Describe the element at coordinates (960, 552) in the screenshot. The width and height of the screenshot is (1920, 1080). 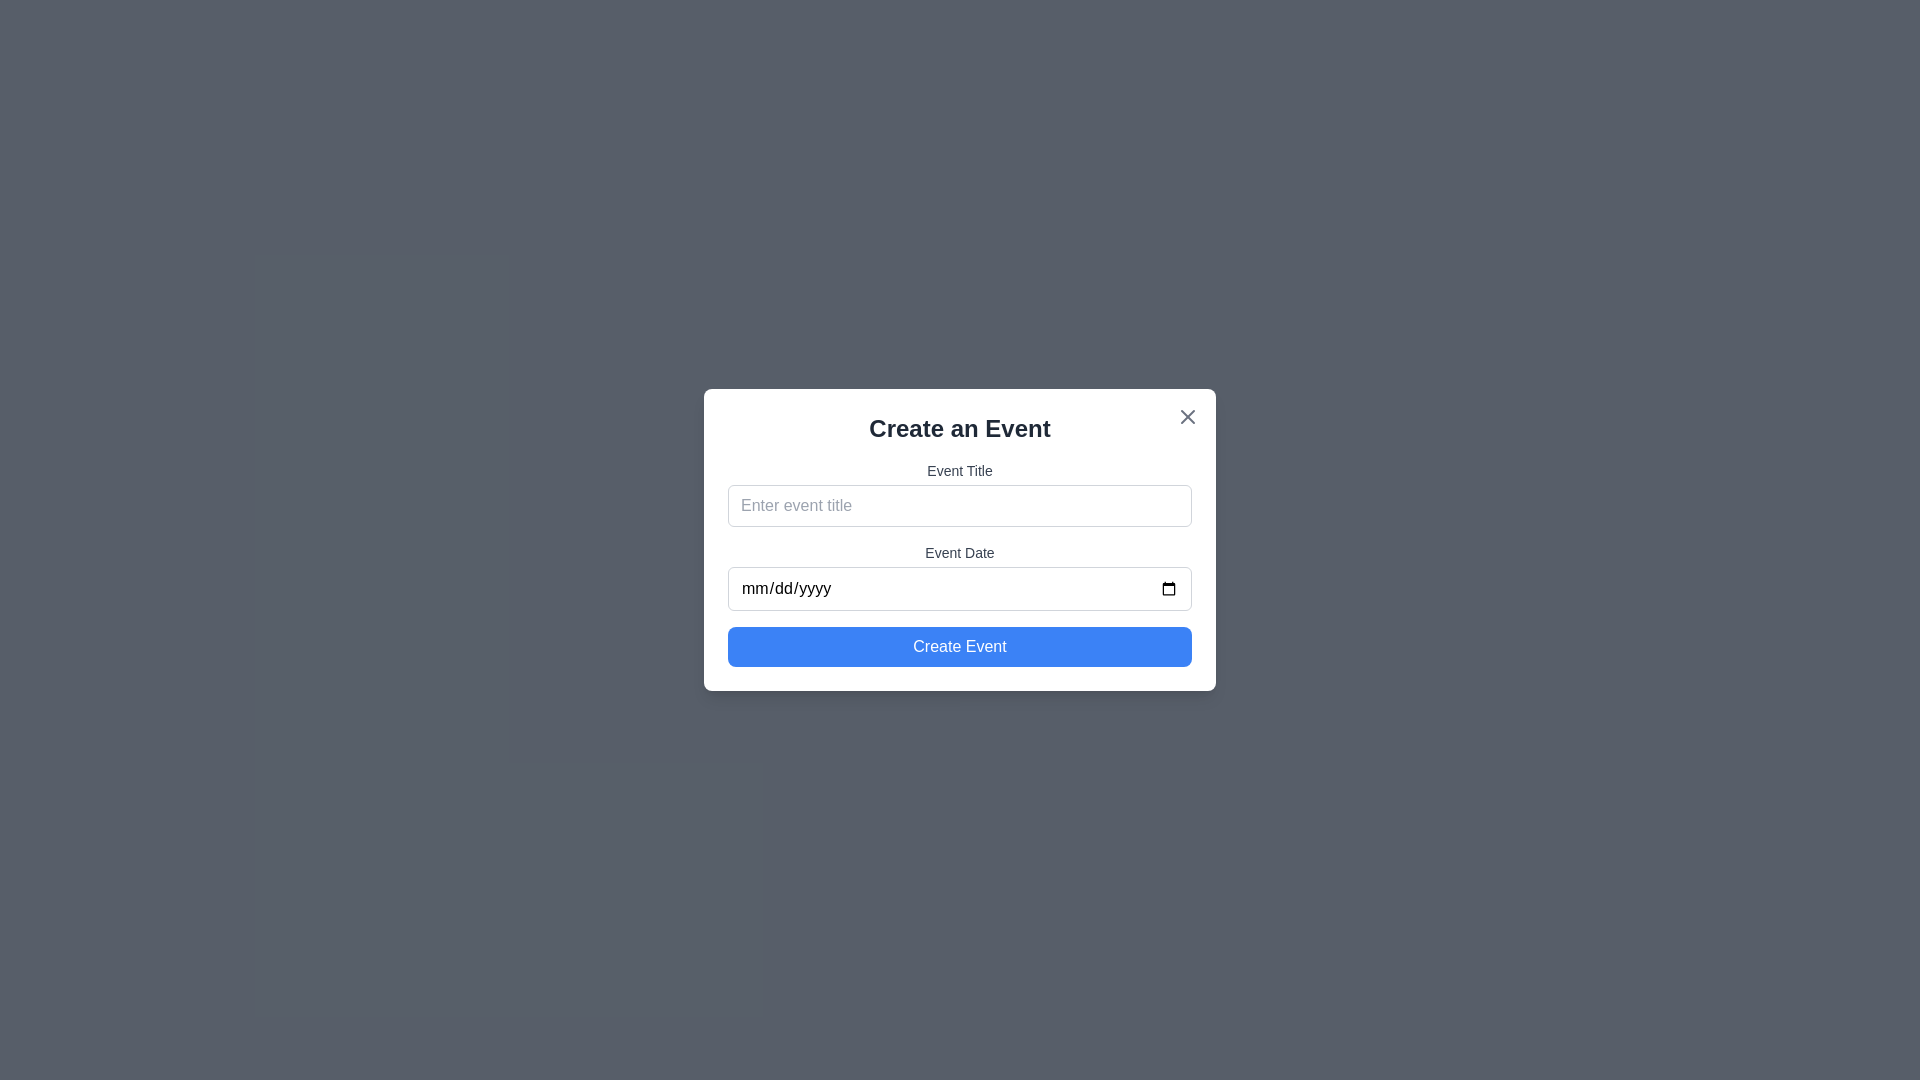
I see `the label displaying 'Event Date', which is styled in a small font size with medium weight and a gray color, located above the date input field in the modal interface` at that location.